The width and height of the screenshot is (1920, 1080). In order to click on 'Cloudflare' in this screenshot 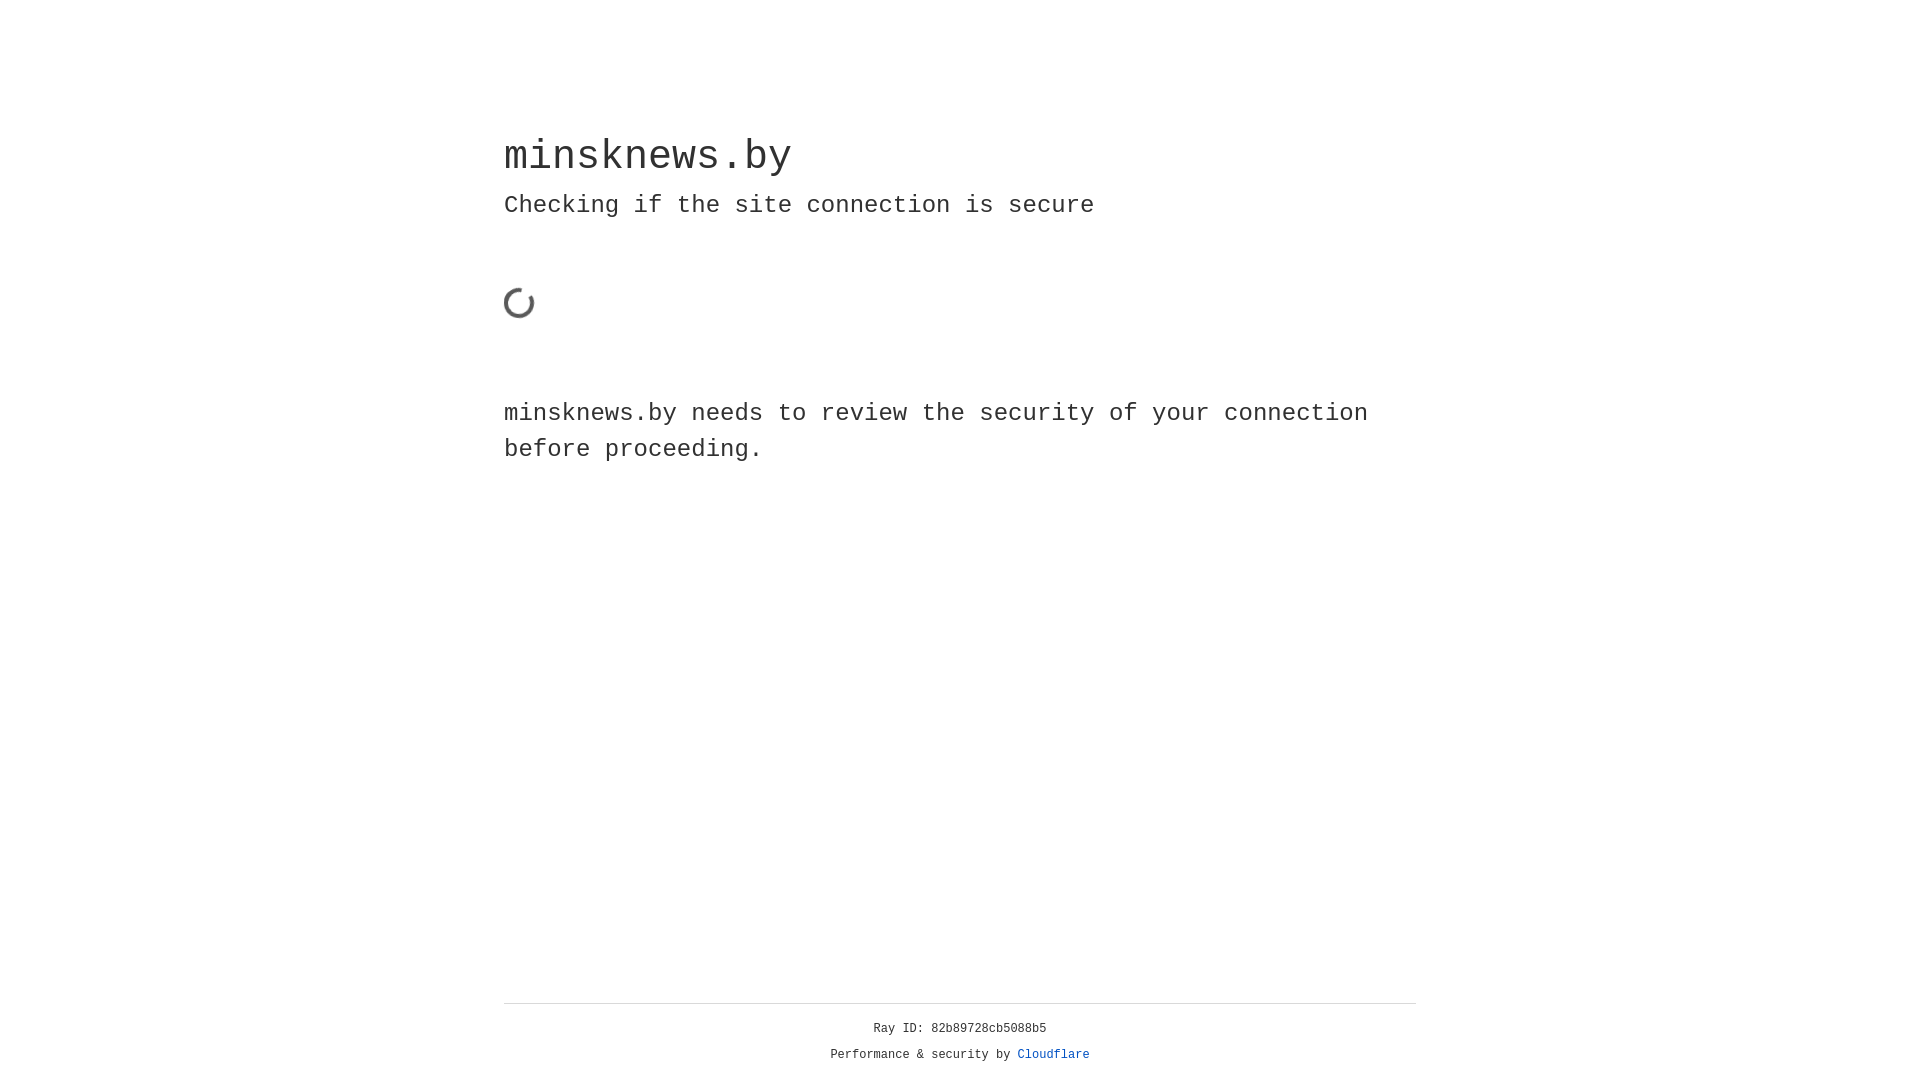, I will do `click(1053, 1054)`.